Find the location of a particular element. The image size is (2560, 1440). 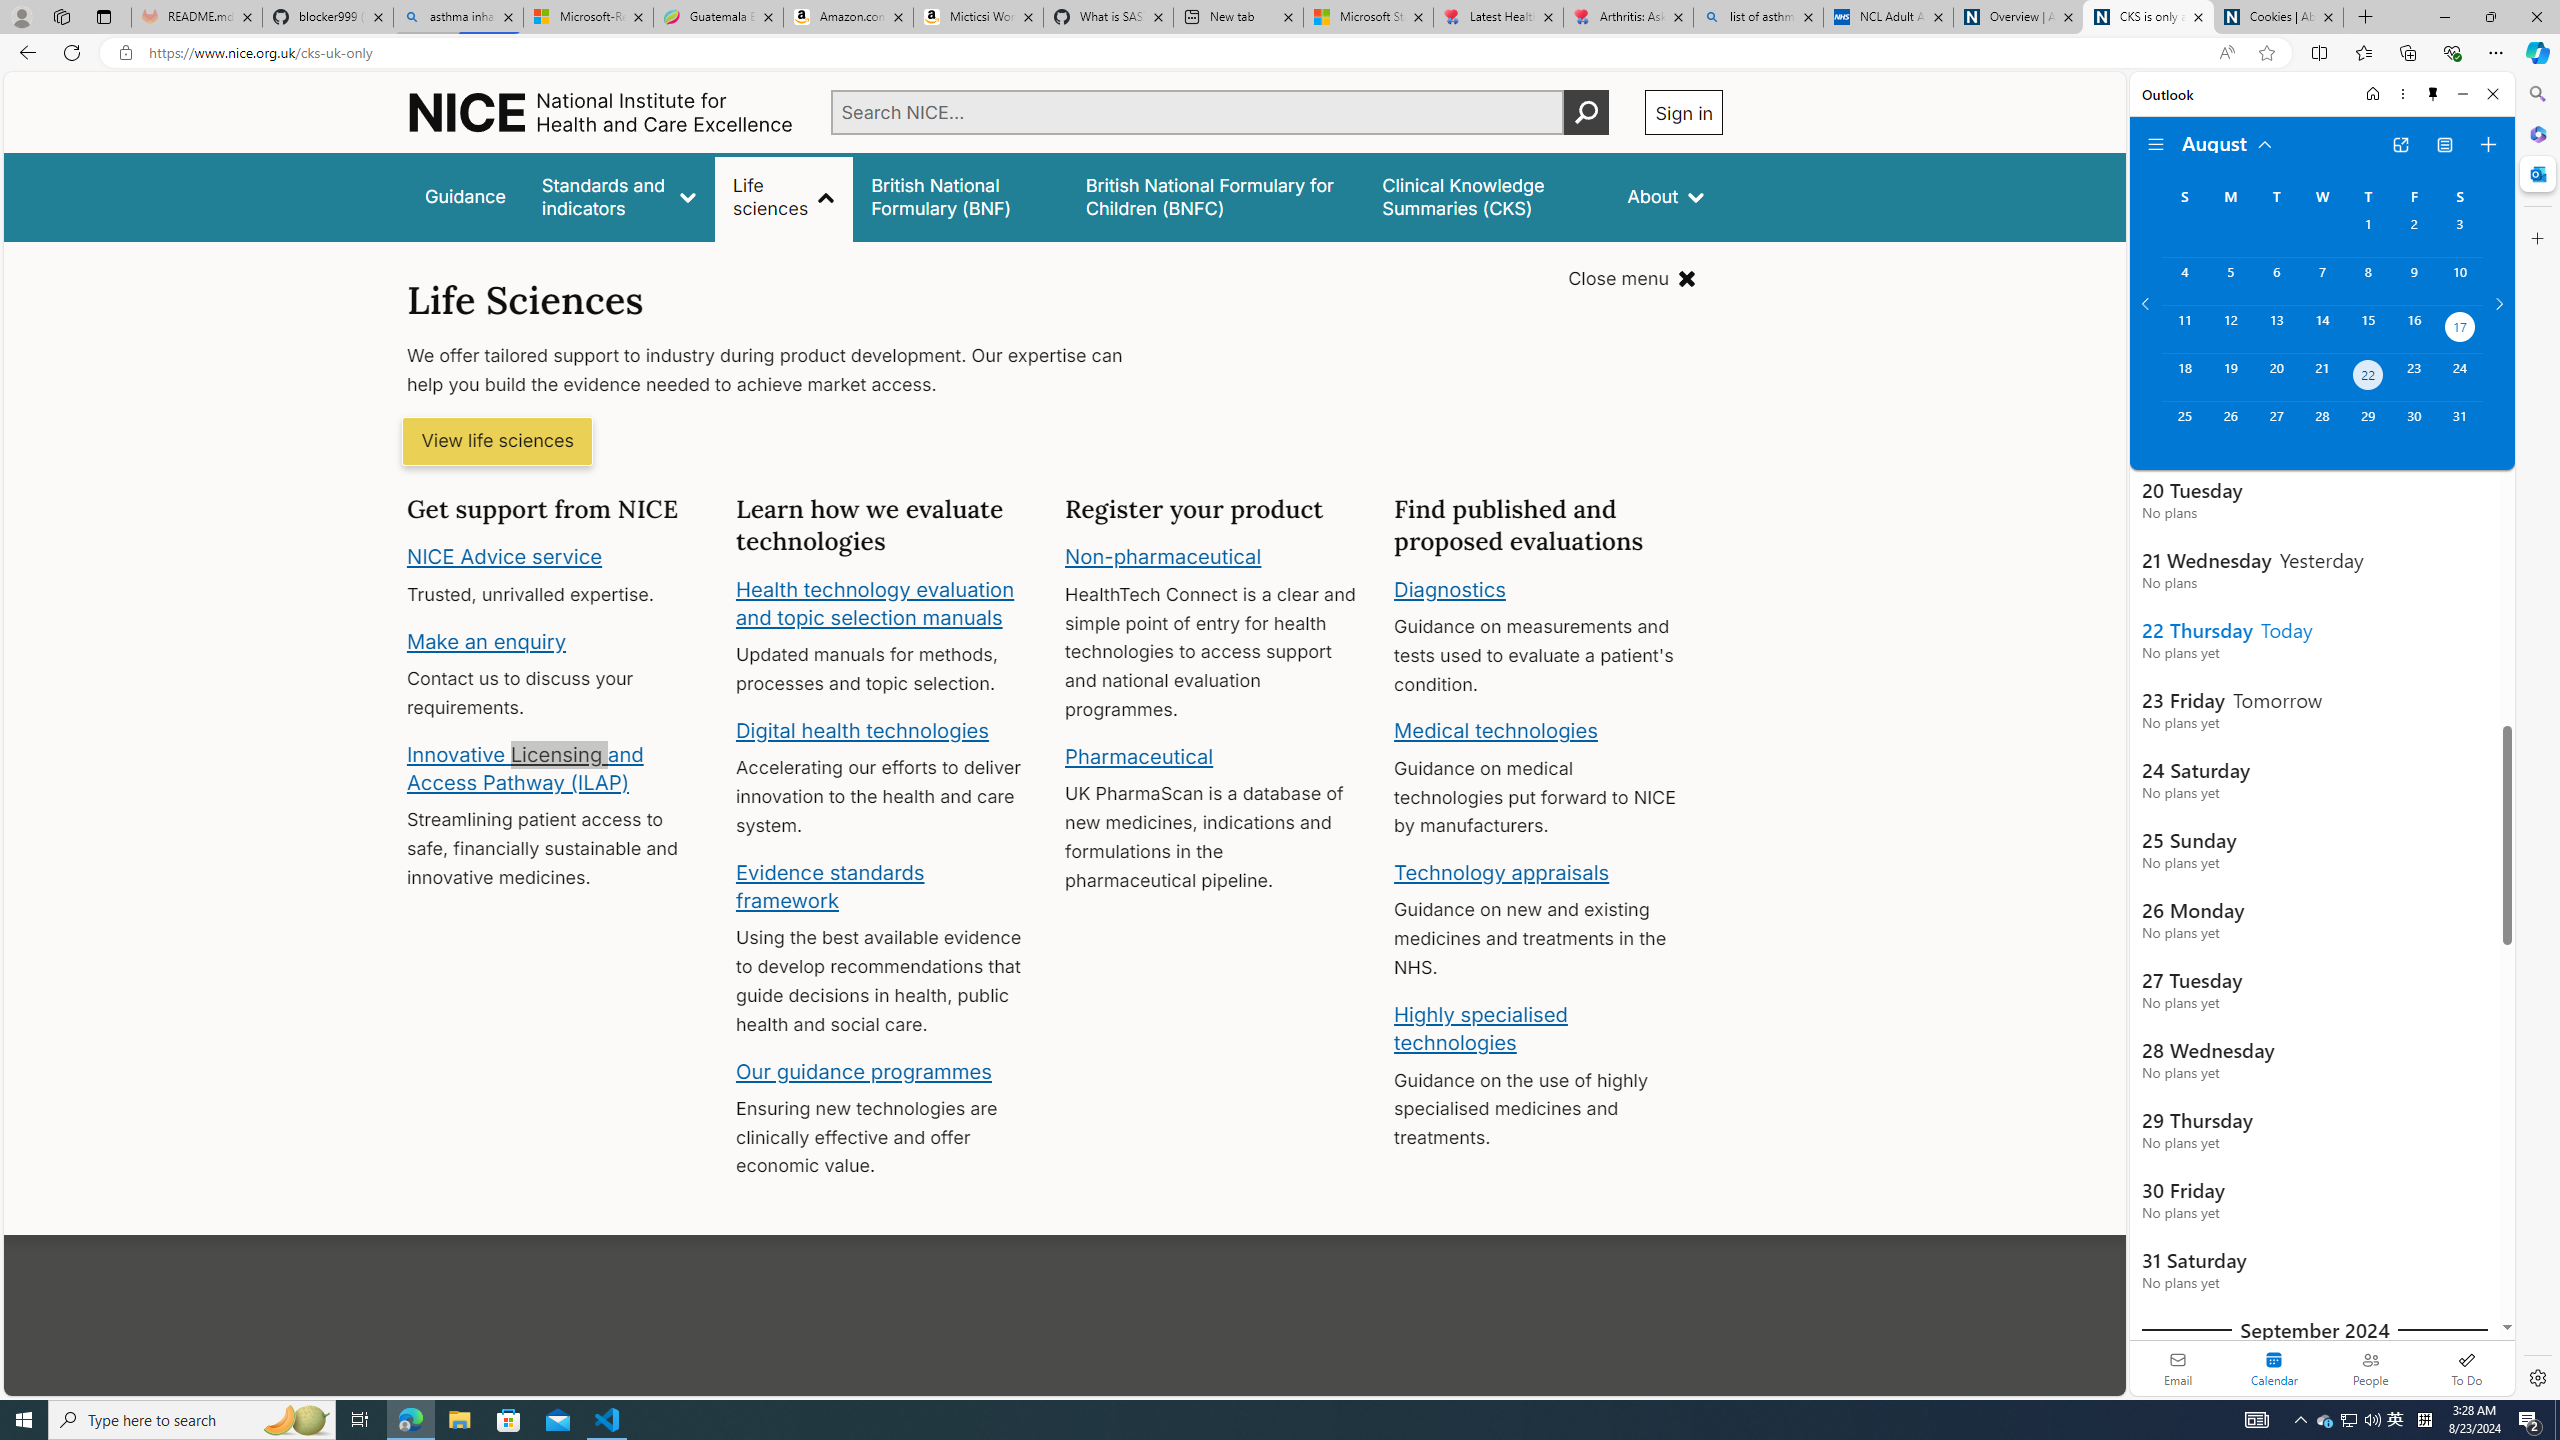

'Monday, August 12, 2024. ' is located at coordinates (2229, 329).